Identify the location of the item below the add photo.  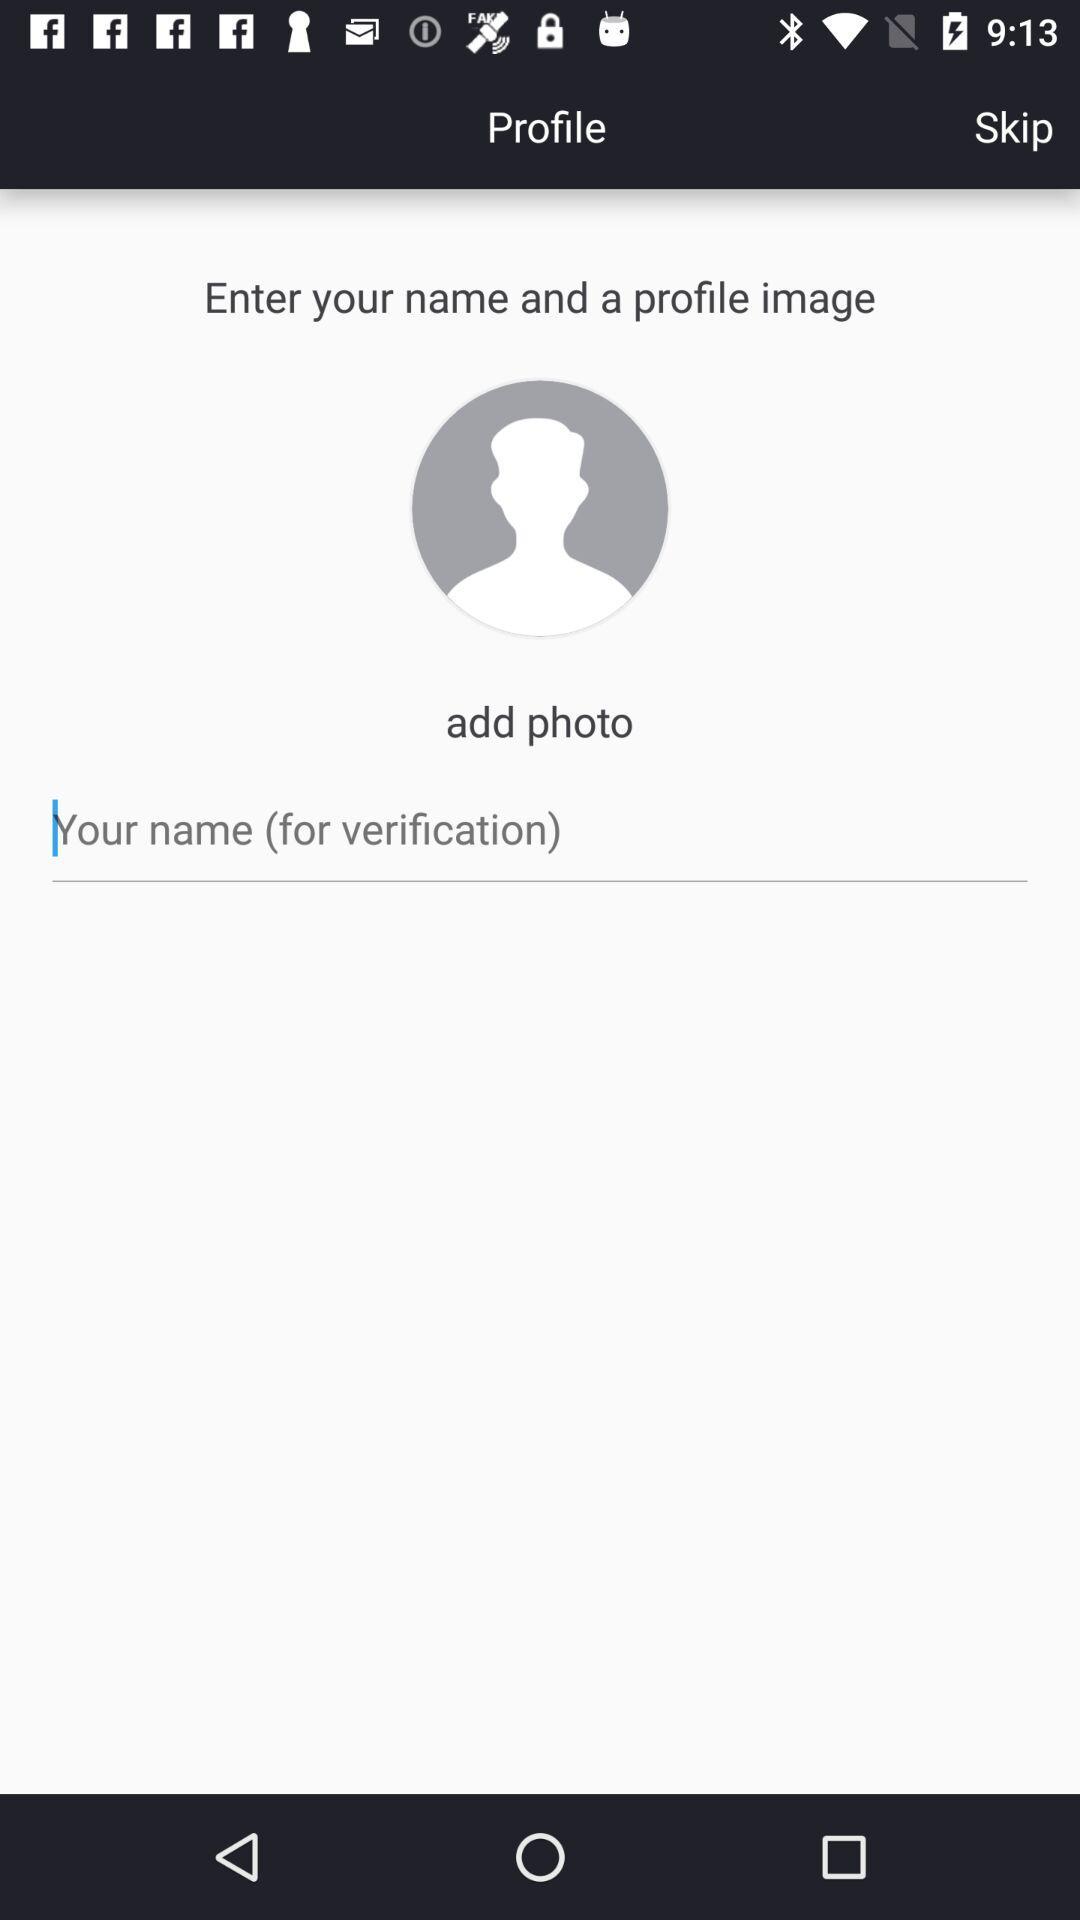
(540, 828).